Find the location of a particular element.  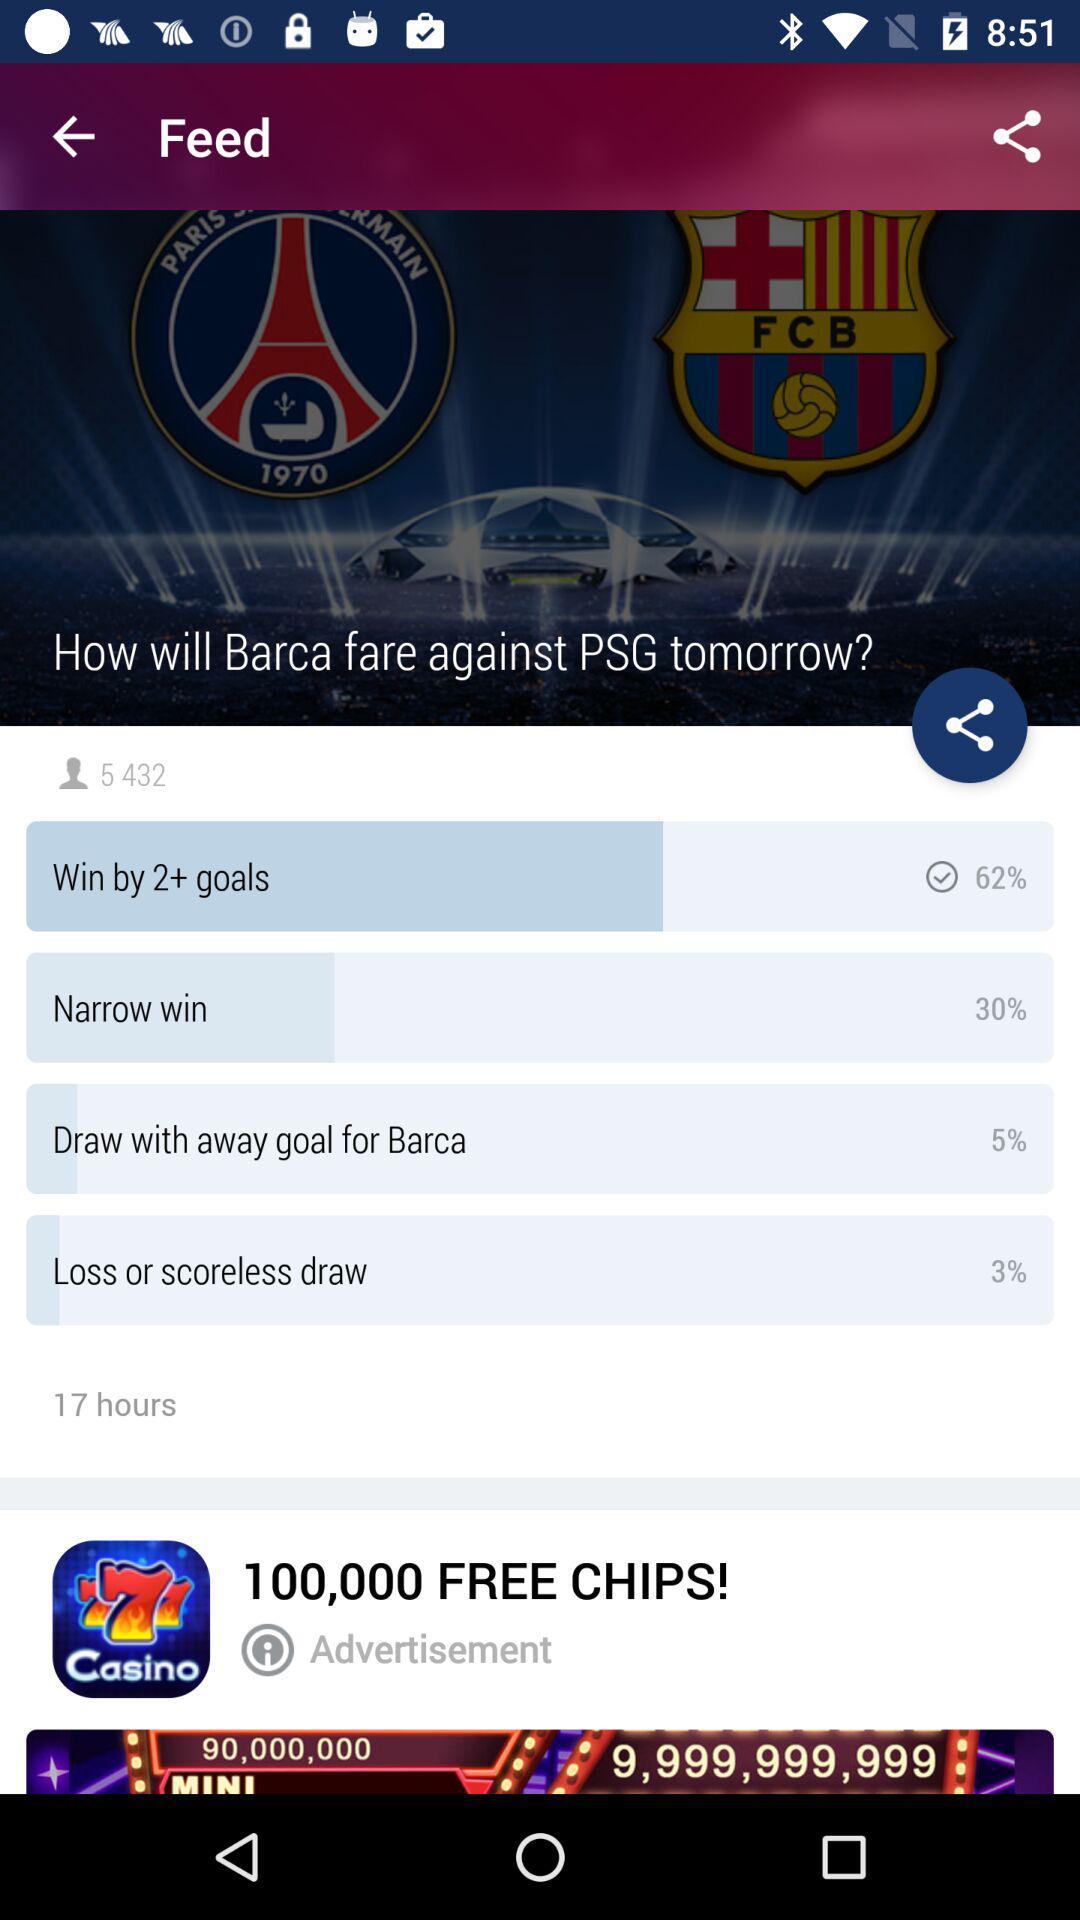

info about advertisement is located at coordinates (266, 1650).